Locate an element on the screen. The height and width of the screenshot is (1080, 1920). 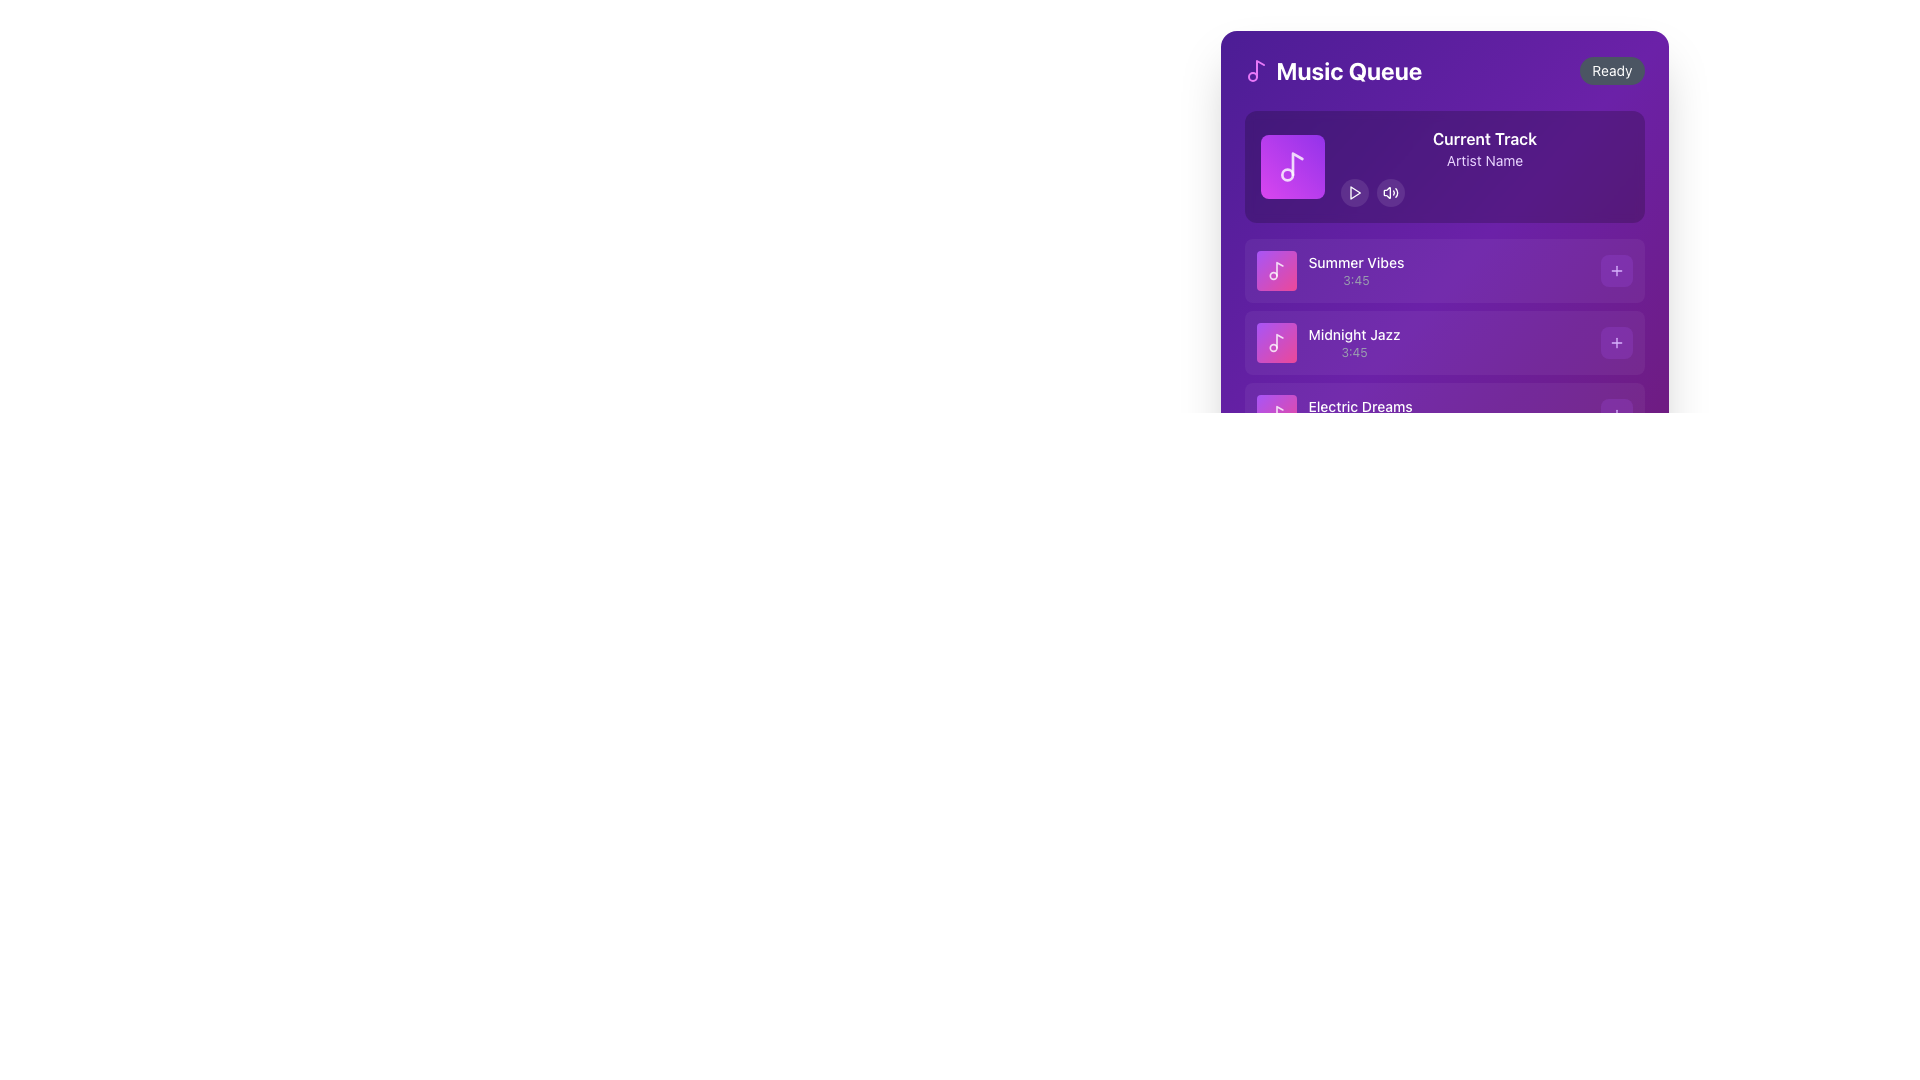
music note icon styled within a gradient background, which is the first icon in the second row of the music queue interface is located at coordinates (1275, 270).